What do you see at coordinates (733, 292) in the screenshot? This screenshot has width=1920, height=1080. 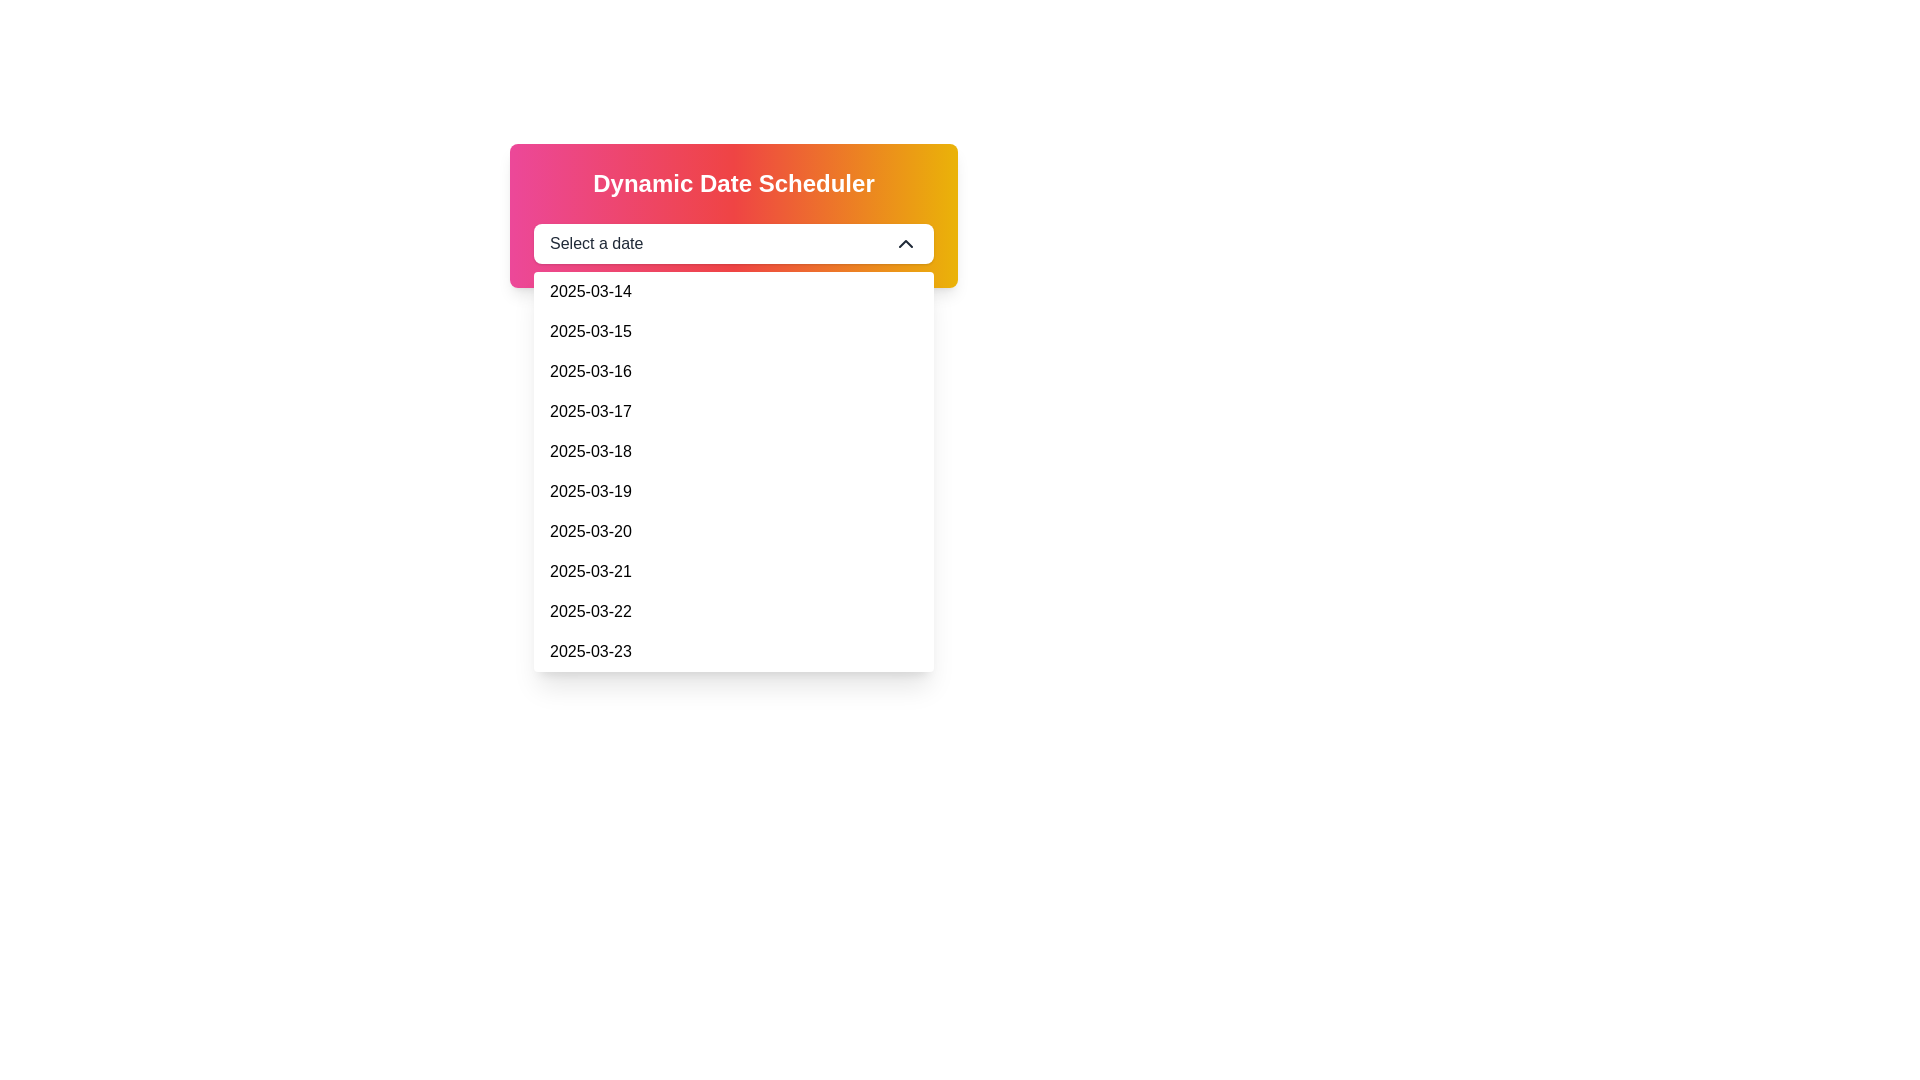 I see `the first item in the dropdown list under the 'Select a date' input field` at bounding box center [733, 292].